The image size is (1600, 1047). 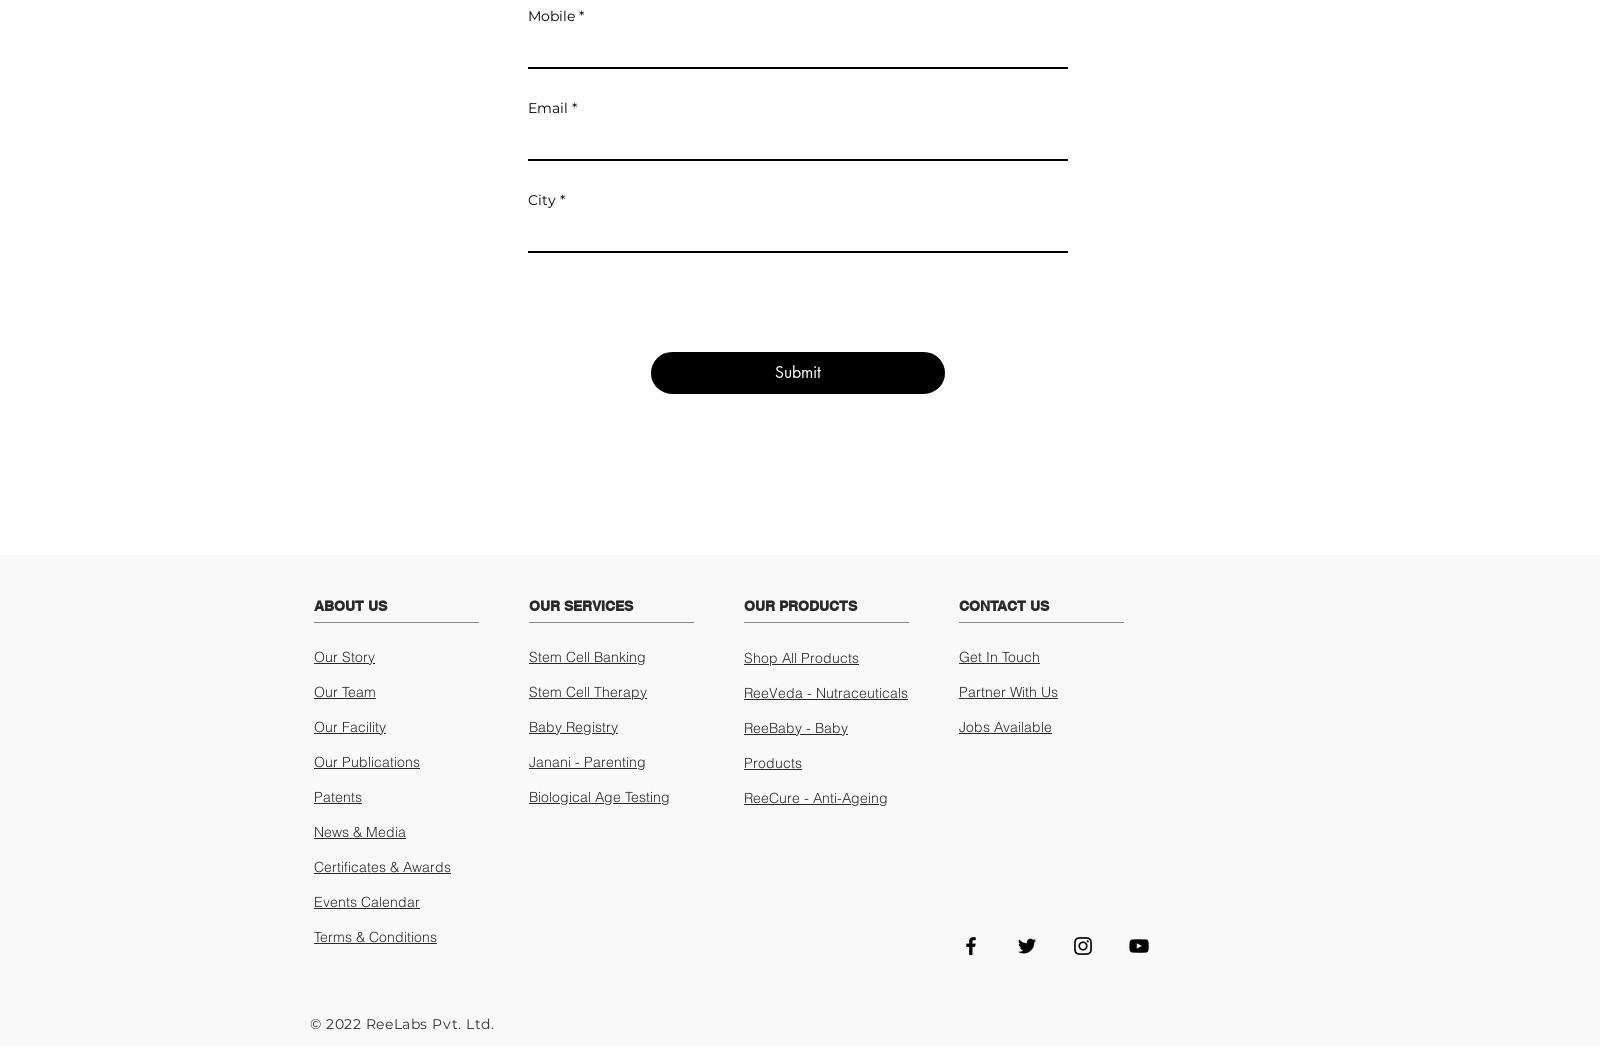 I want to click on 'Biological Age Testing', so click(x=598, y=795).